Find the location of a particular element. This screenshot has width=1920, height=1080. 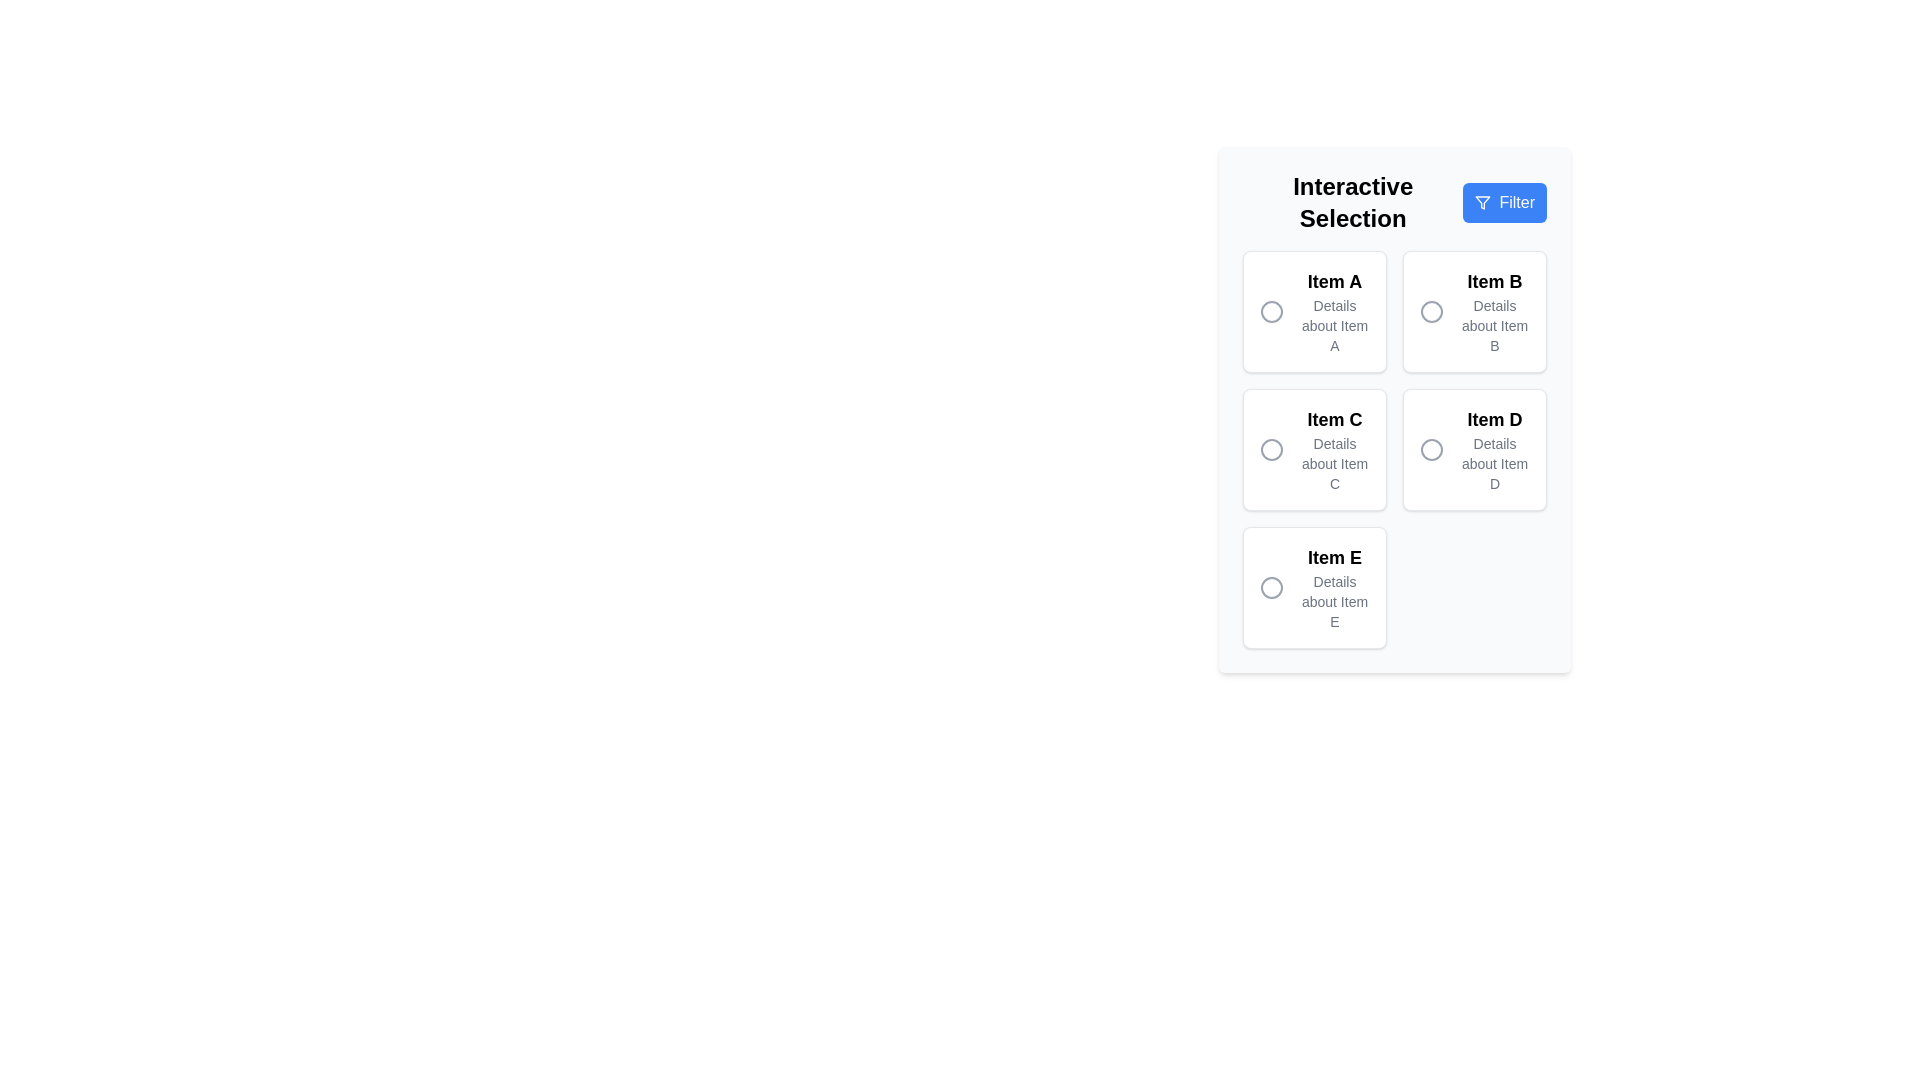

the Radio Button Indicator for 'Item B', which is the second selectable option in the grid layout, located in the second cell of the first row is located at coordinates (1430, 312).